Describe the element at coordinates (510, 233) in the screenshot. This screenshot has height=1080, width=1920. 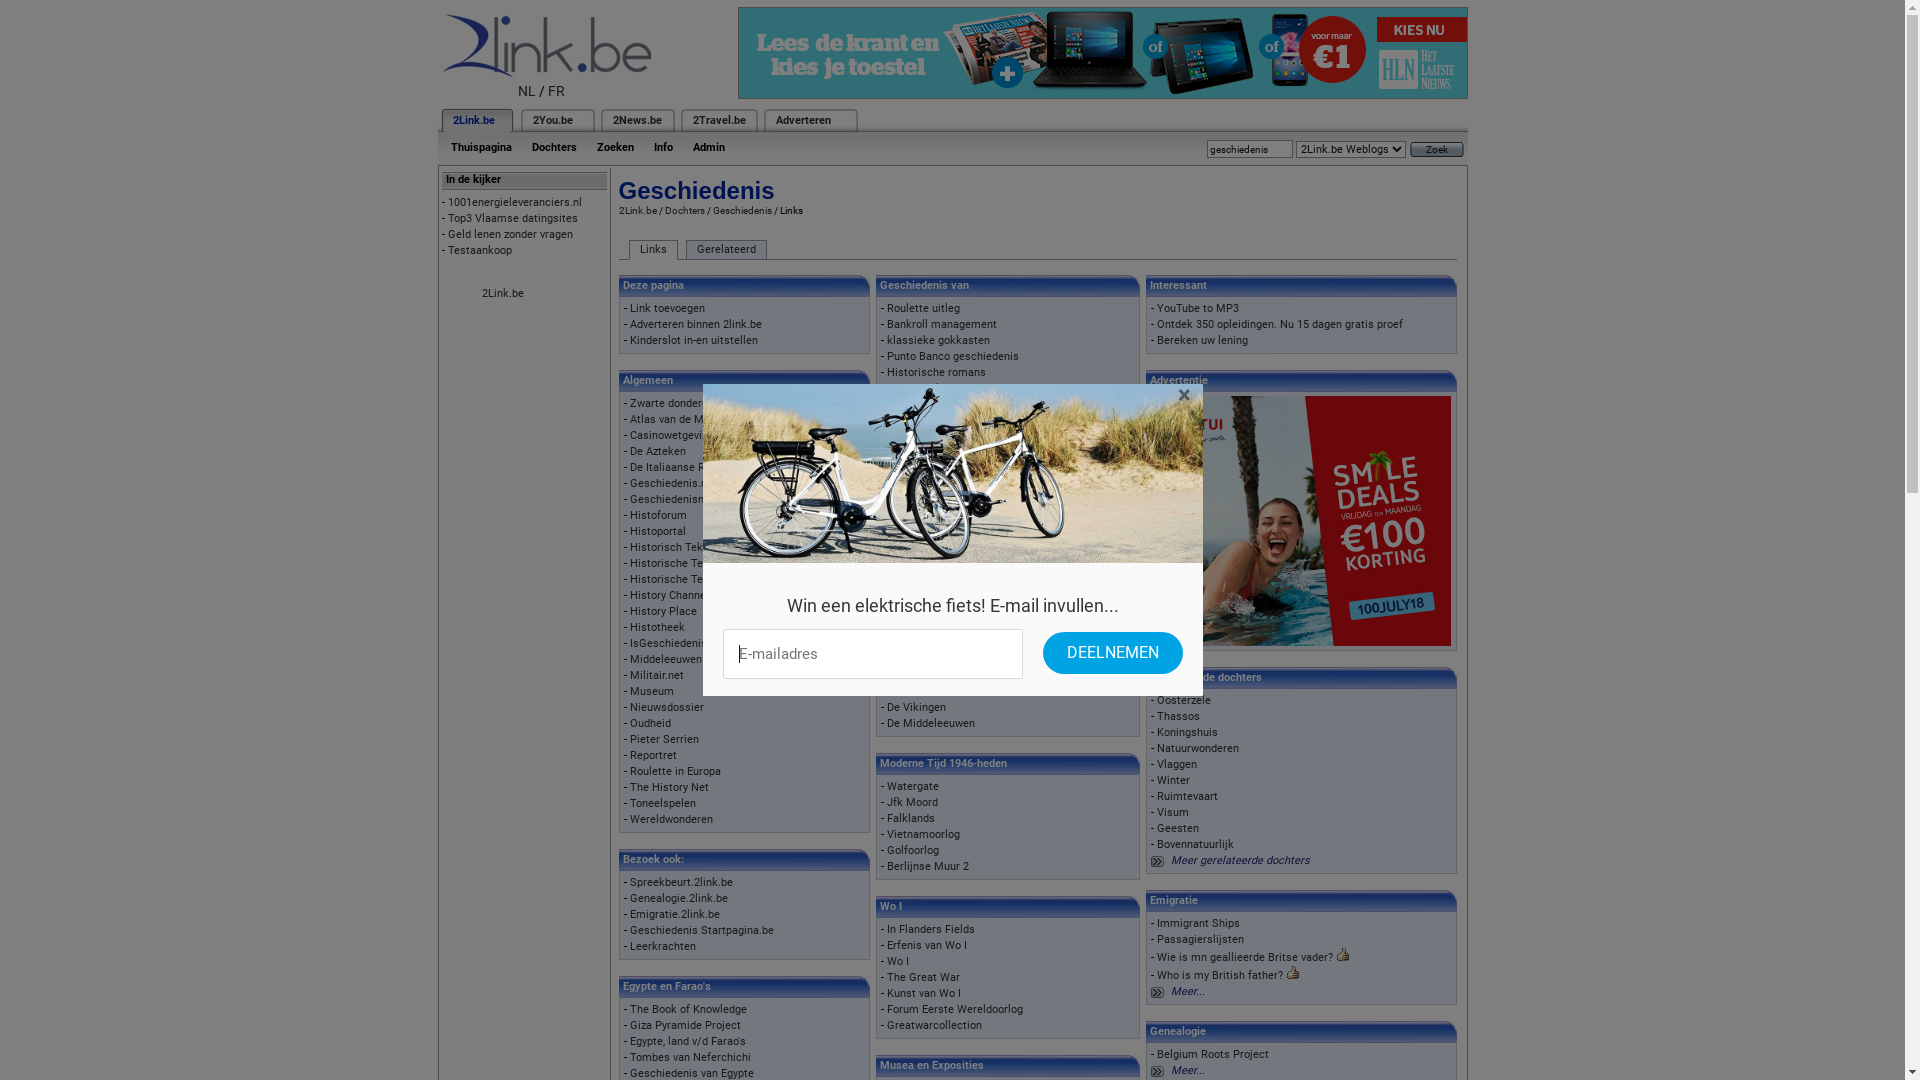
I see `'Geld lenen zonder vragen'` at that location.